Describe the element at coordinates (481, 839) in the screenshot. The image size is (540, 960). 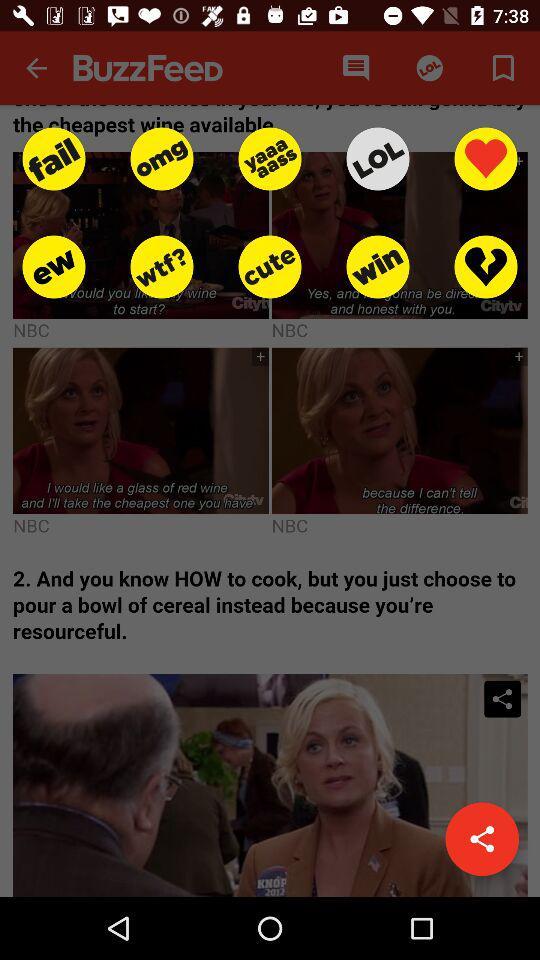
I see `the share icon` at that location.